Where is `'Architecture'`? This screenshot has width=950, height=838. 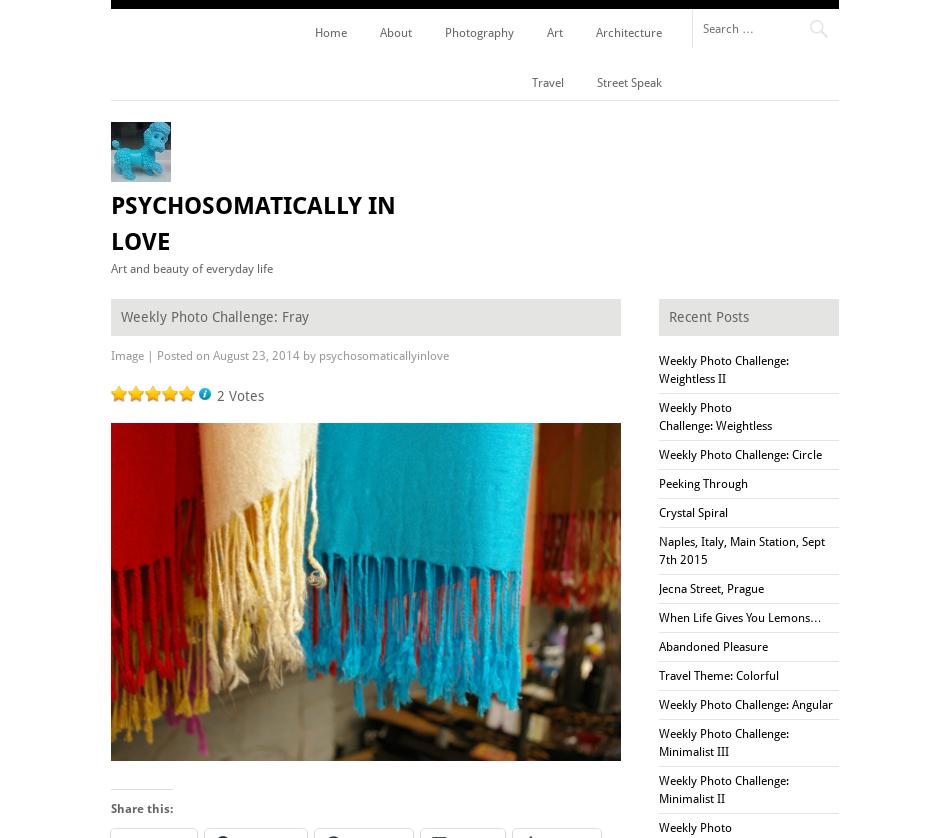
'Architecture' is located at coordinates (628, 33).